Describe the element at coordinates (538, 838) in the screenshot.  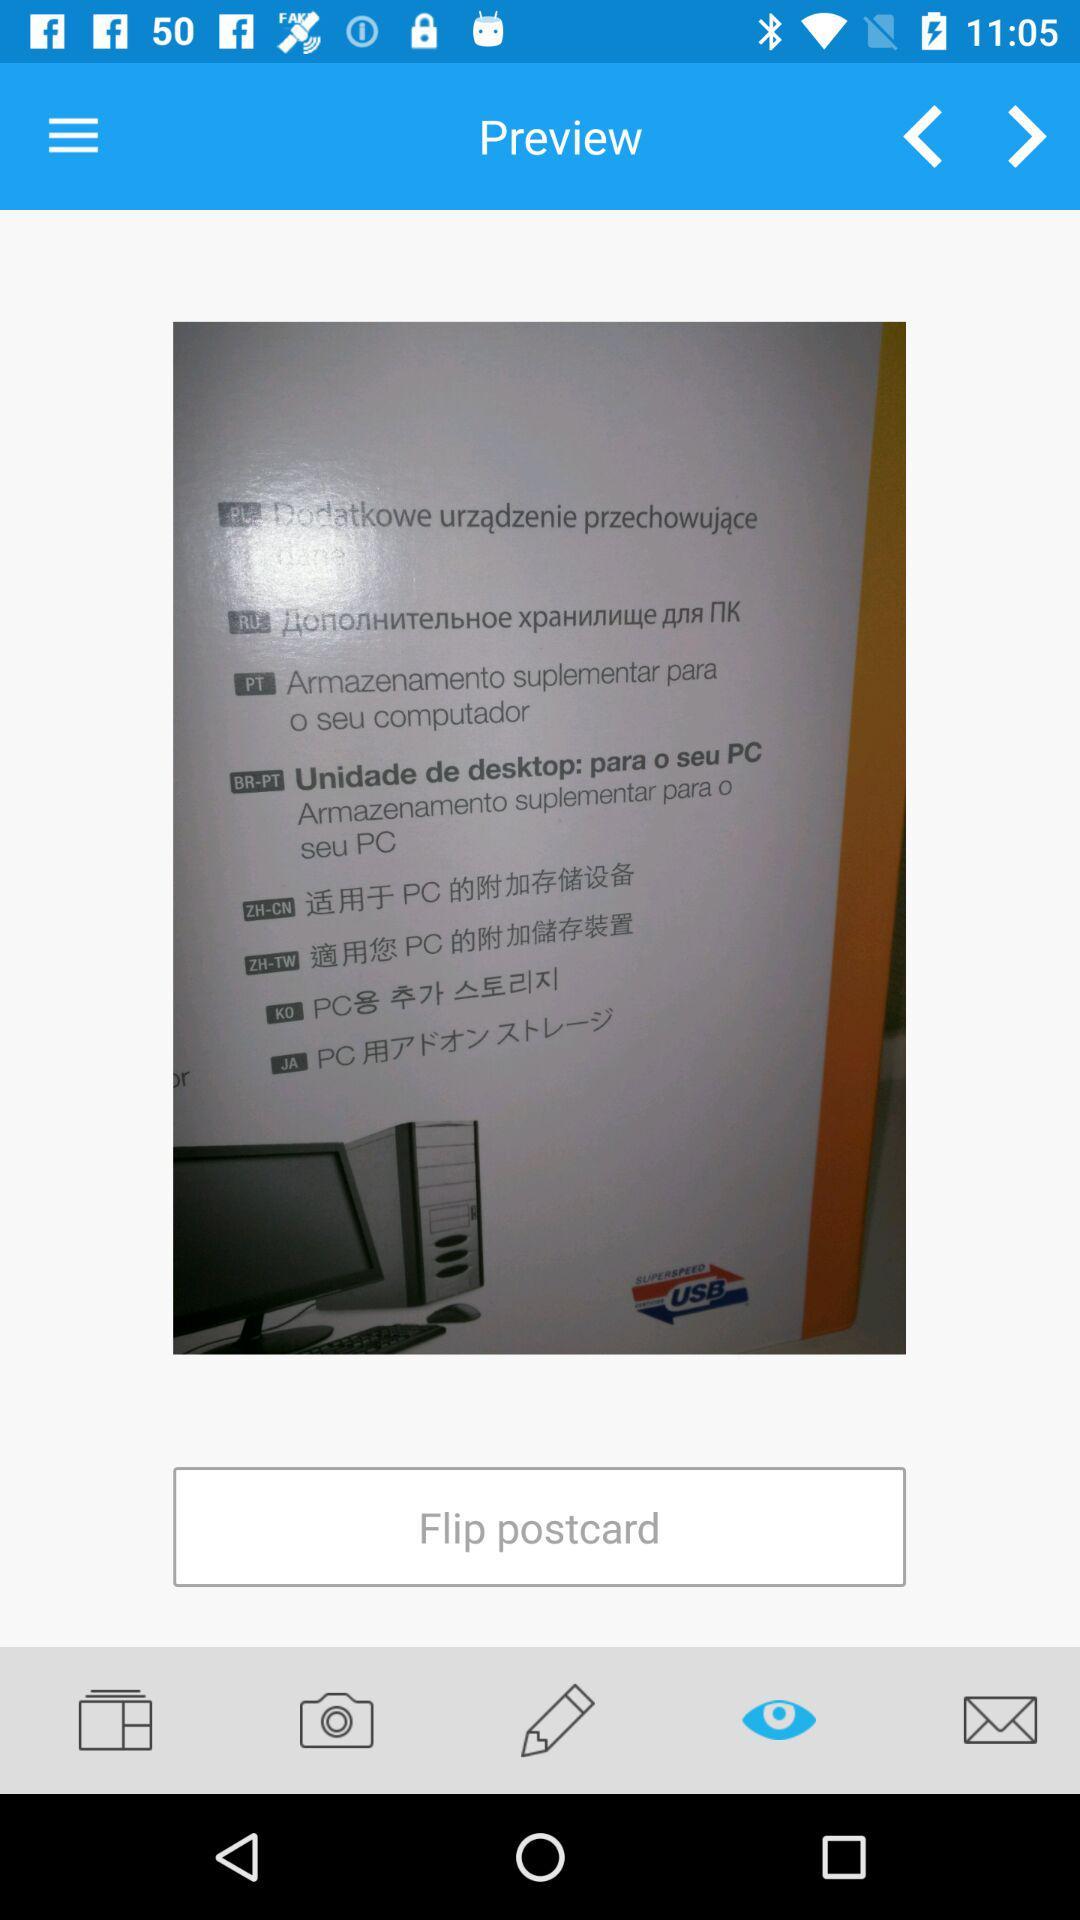
I see `enlarge image` at that location.